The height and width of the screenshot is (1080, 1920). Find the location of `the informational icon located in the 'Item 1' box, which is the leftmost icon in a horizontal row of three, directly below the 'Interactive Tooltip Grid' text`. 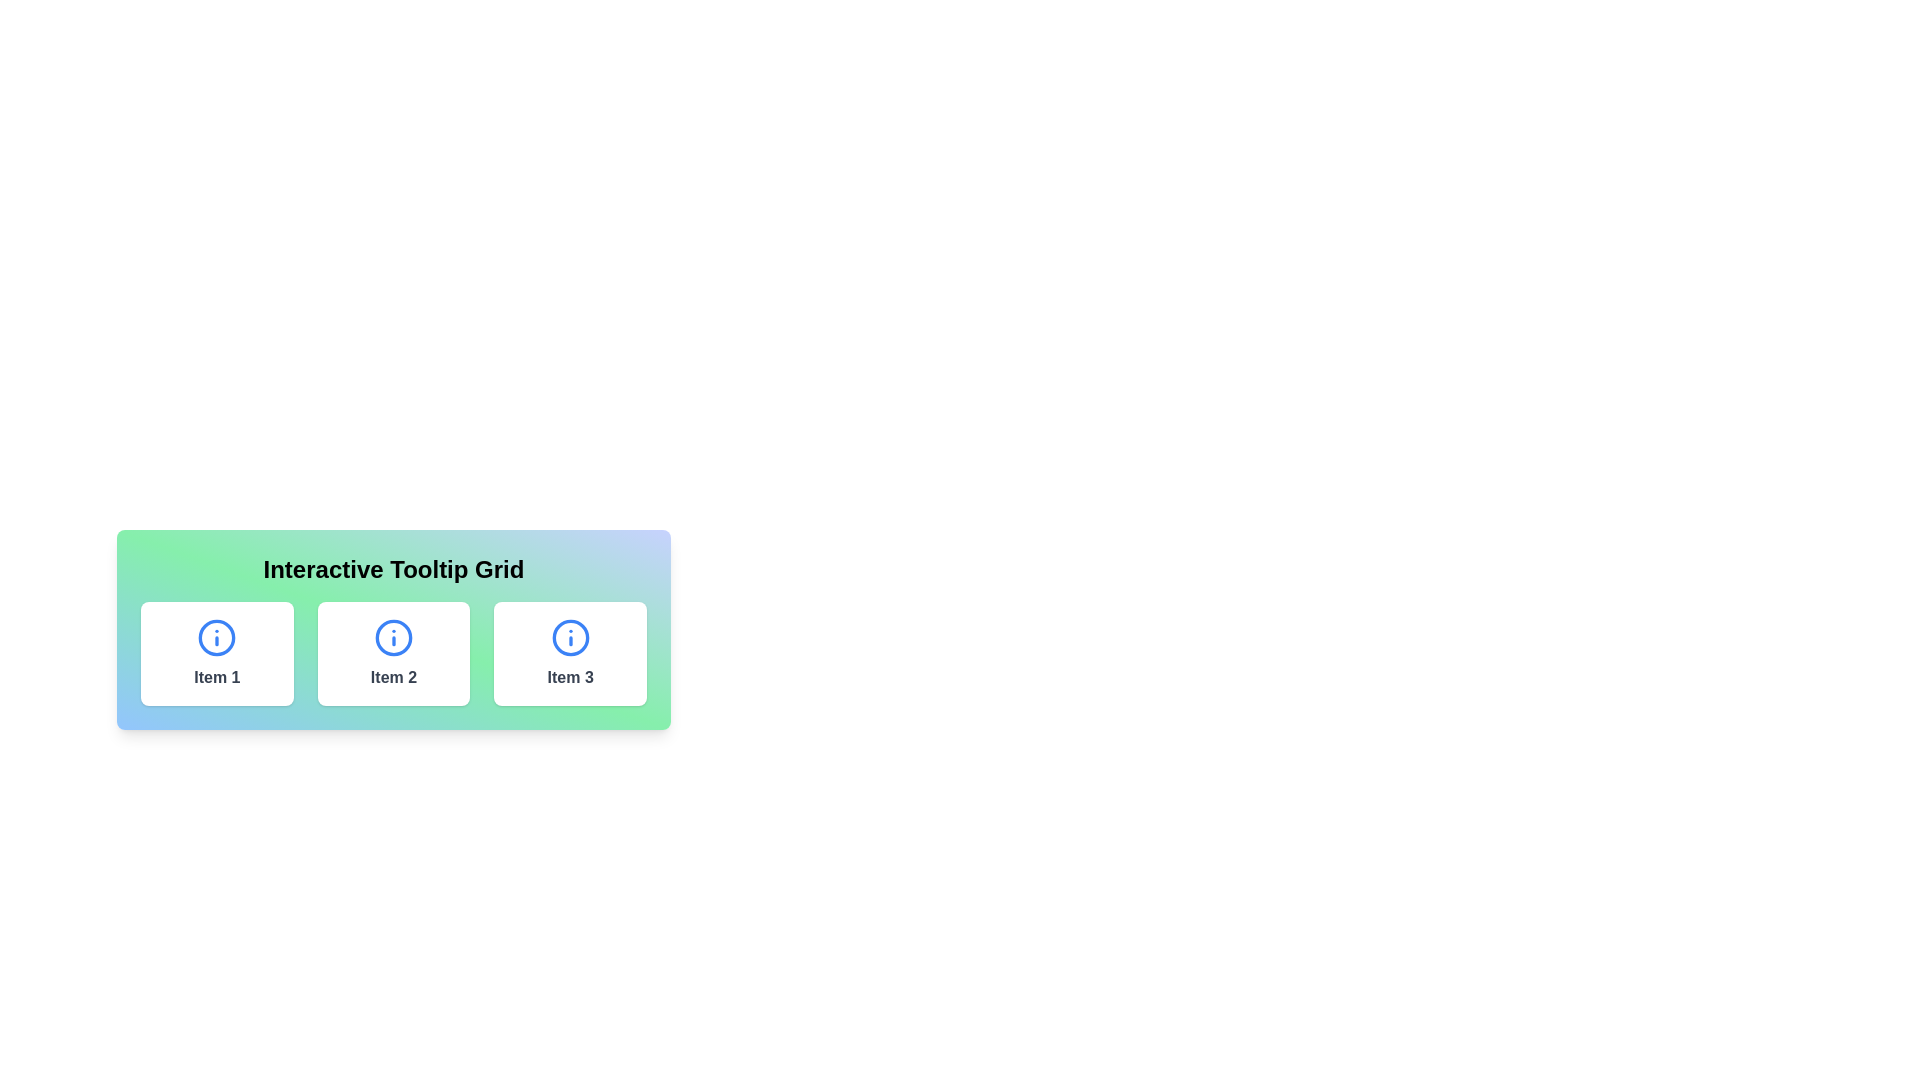

the informational icon located in the 'Item 1' box, which is the leftmost icon in a horizontal row of three, directly below the 'Interactive Tooltip Grid' text is located at coordinates (217, 637).